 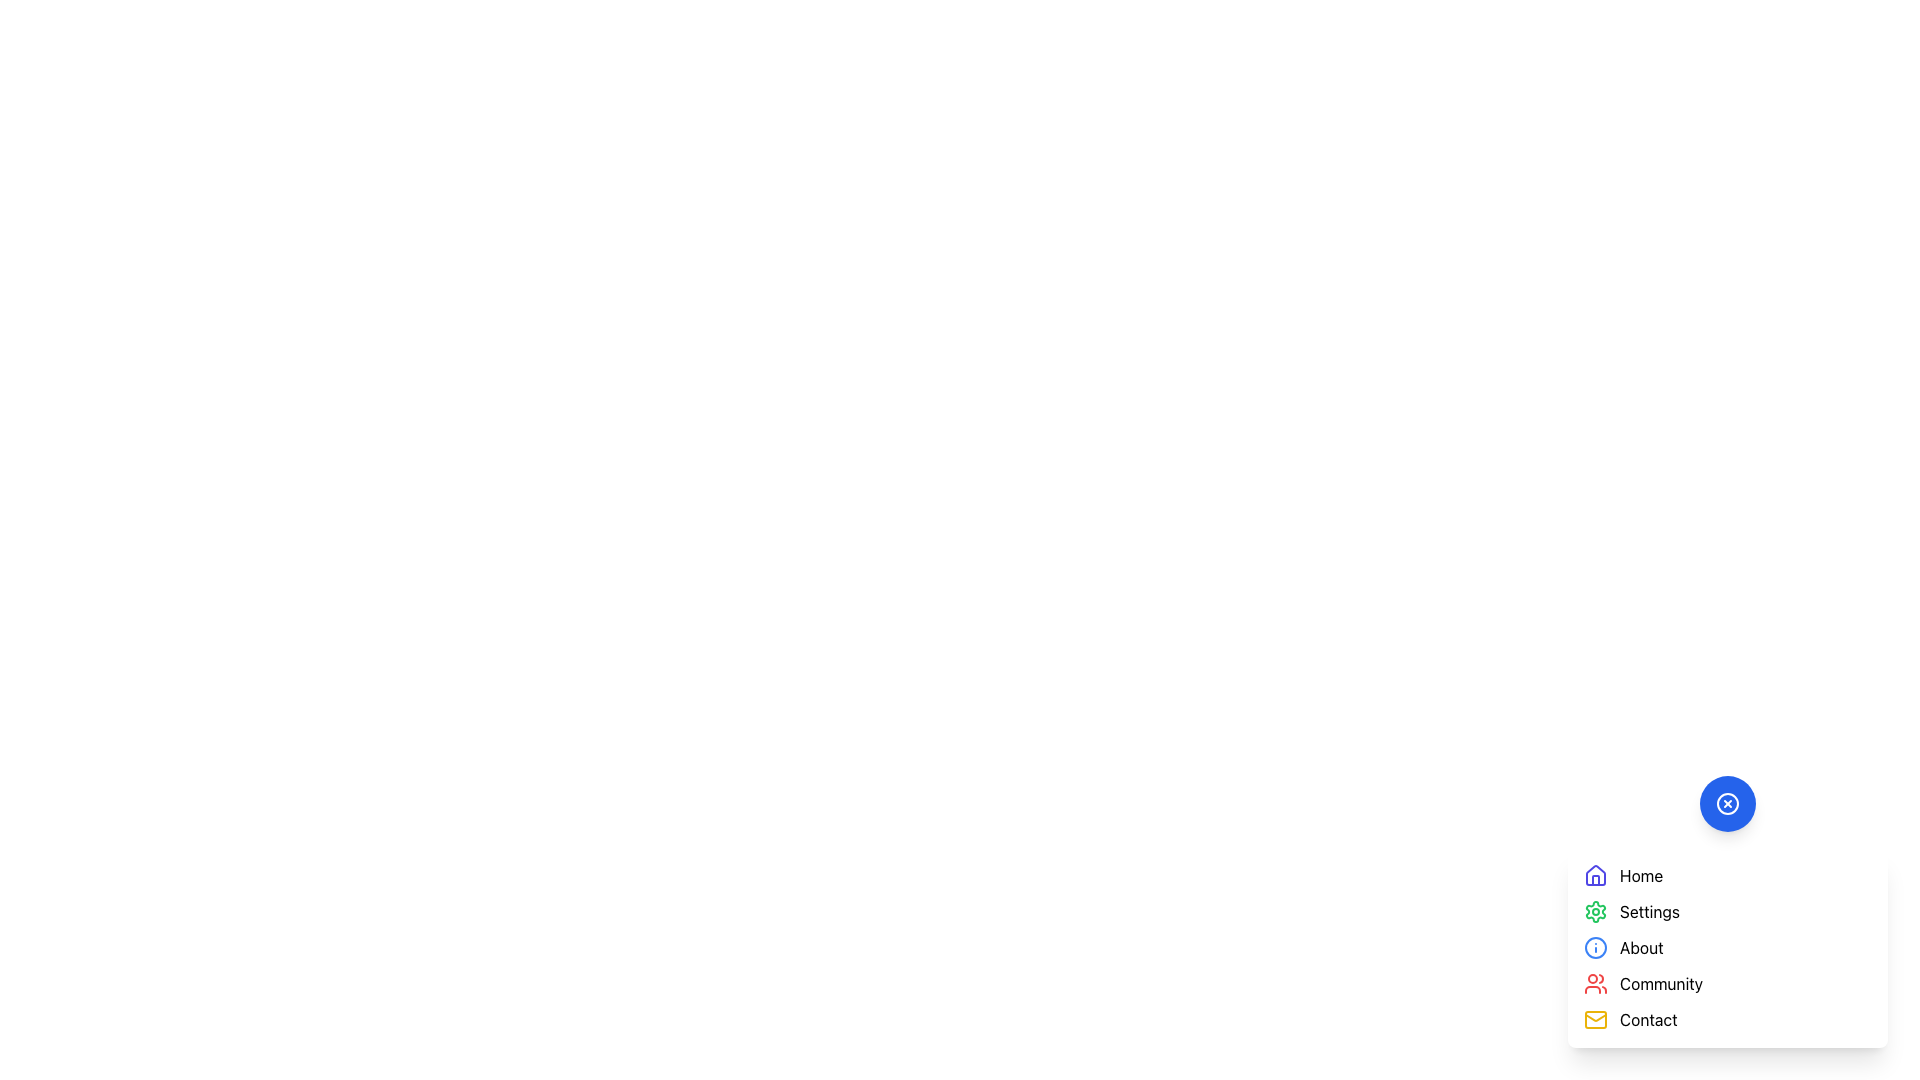 I want to click on the mail icon with a yellow outline and white background, which is located next to the text label 'Contact' in the vertical navigation menu, so click(x=1595, y=1019).